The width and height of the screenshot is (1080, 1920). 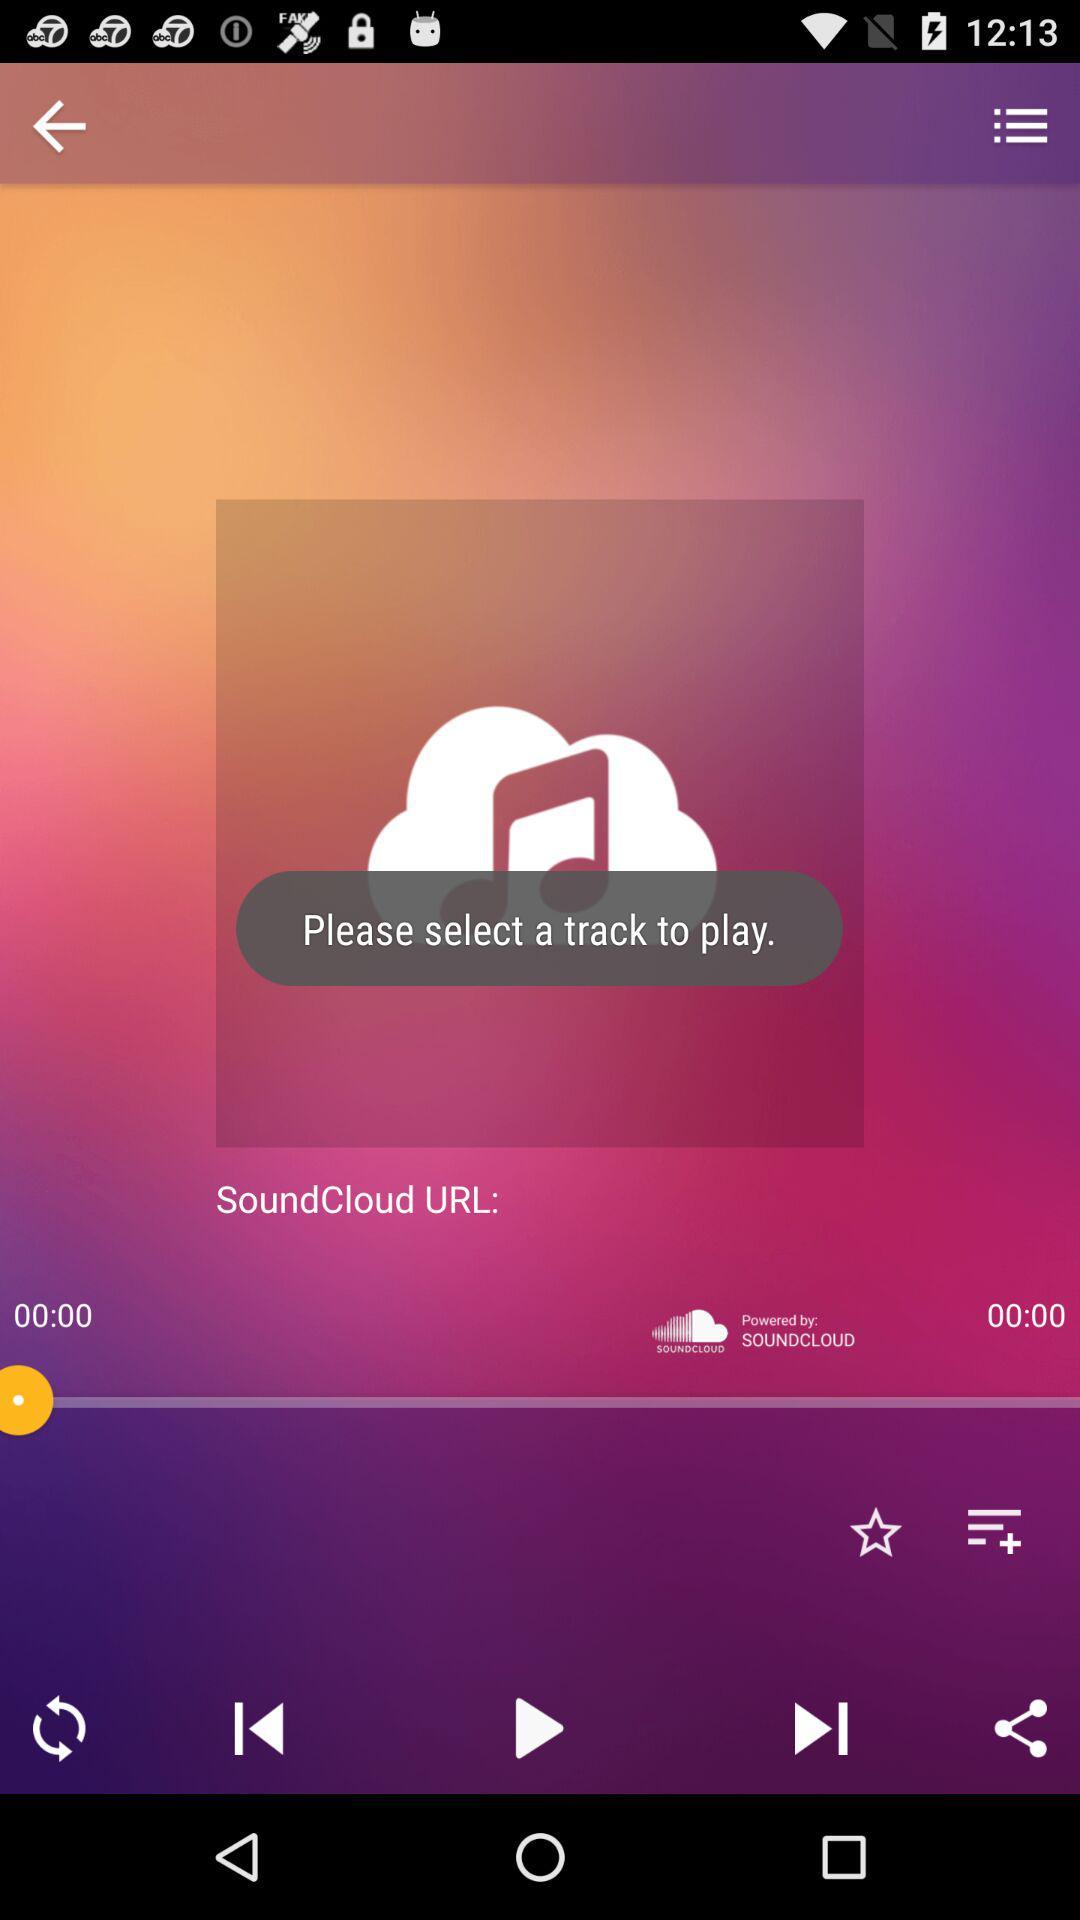 What do you see at coordinates (540, 1848) in the screenshot?
I see `the play icon` at bounding box center [540, 1848].